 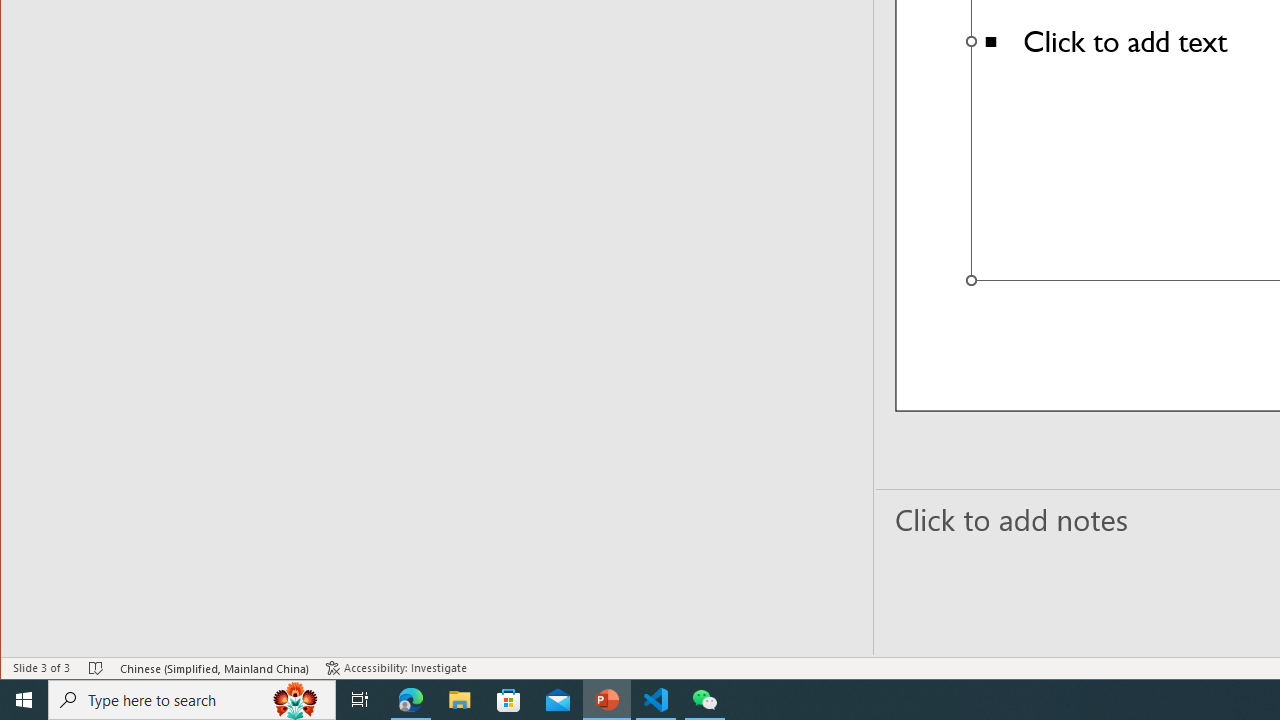 I want to click on 'Start', so click(x=24, y=698).